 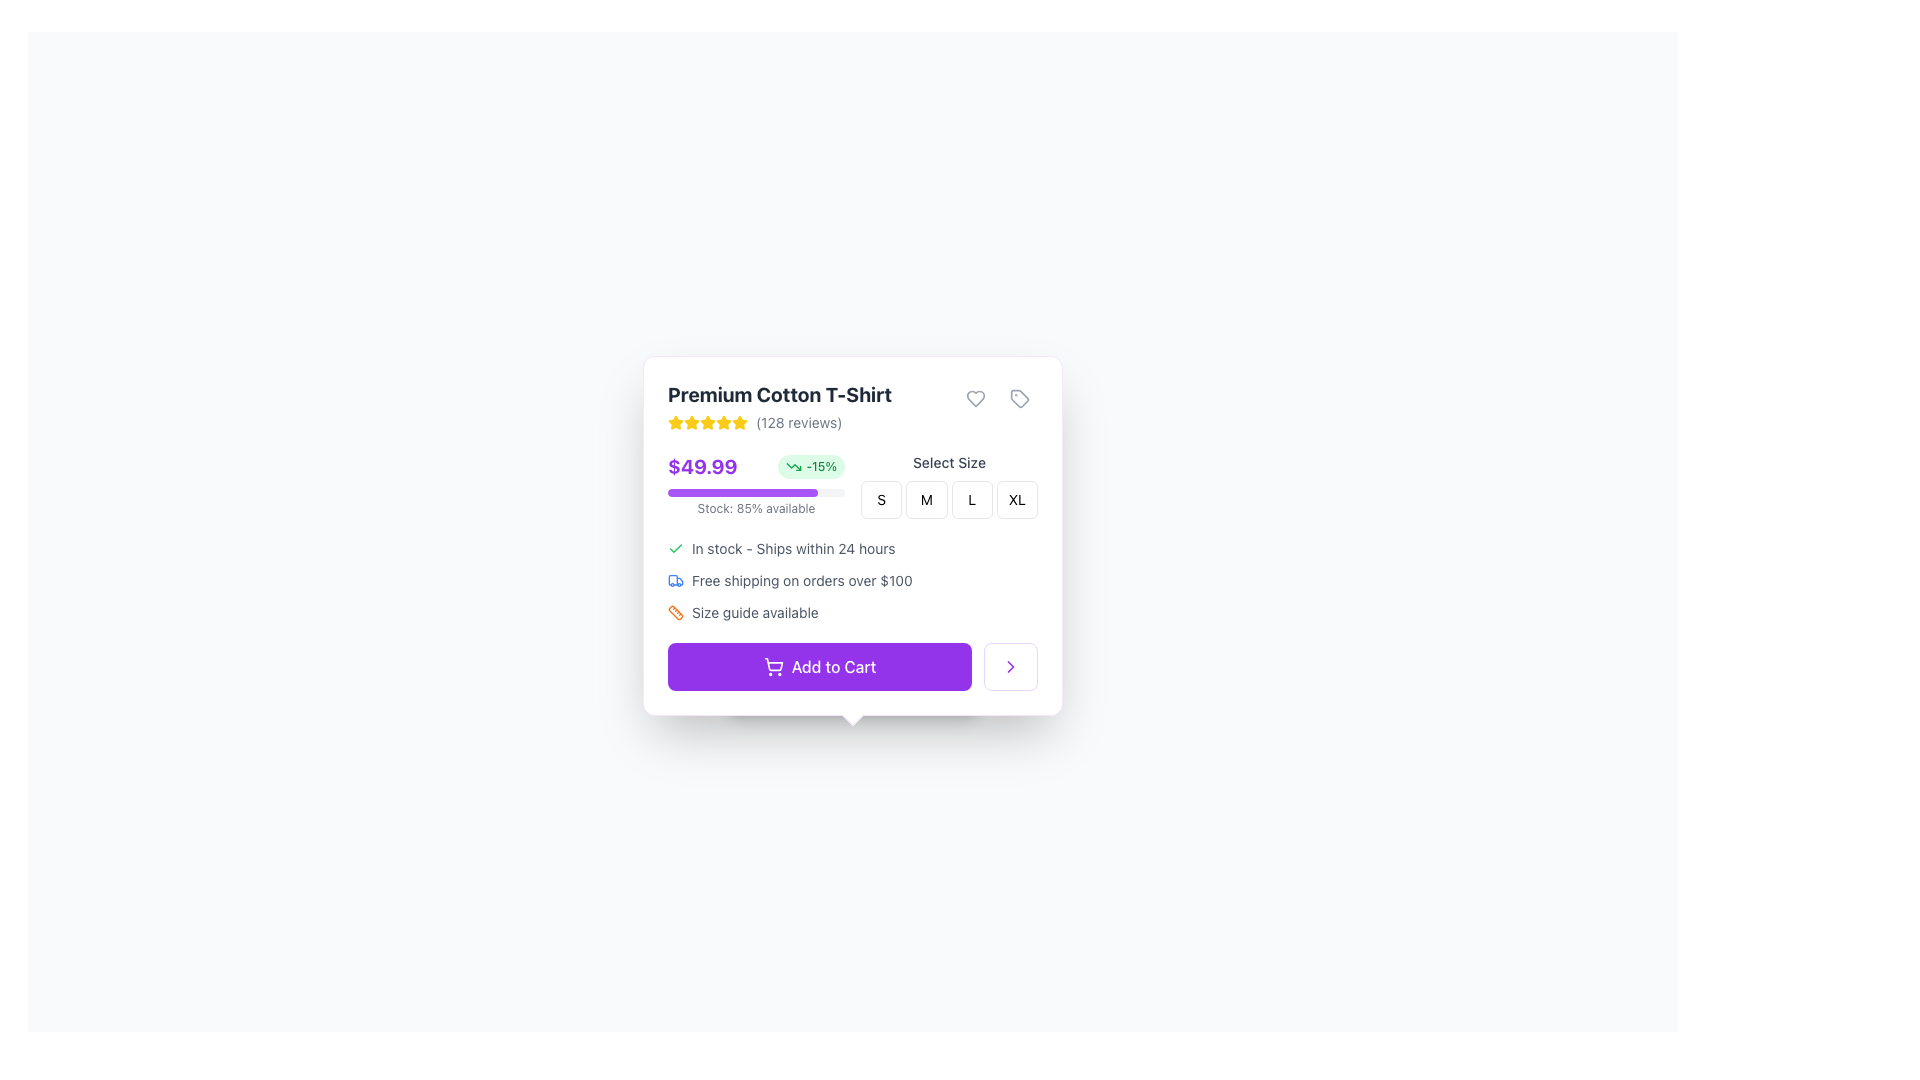 I want to click on the tag-shaped icon located in the top right corner of the product information UI card, so click(x=1019, y=398).